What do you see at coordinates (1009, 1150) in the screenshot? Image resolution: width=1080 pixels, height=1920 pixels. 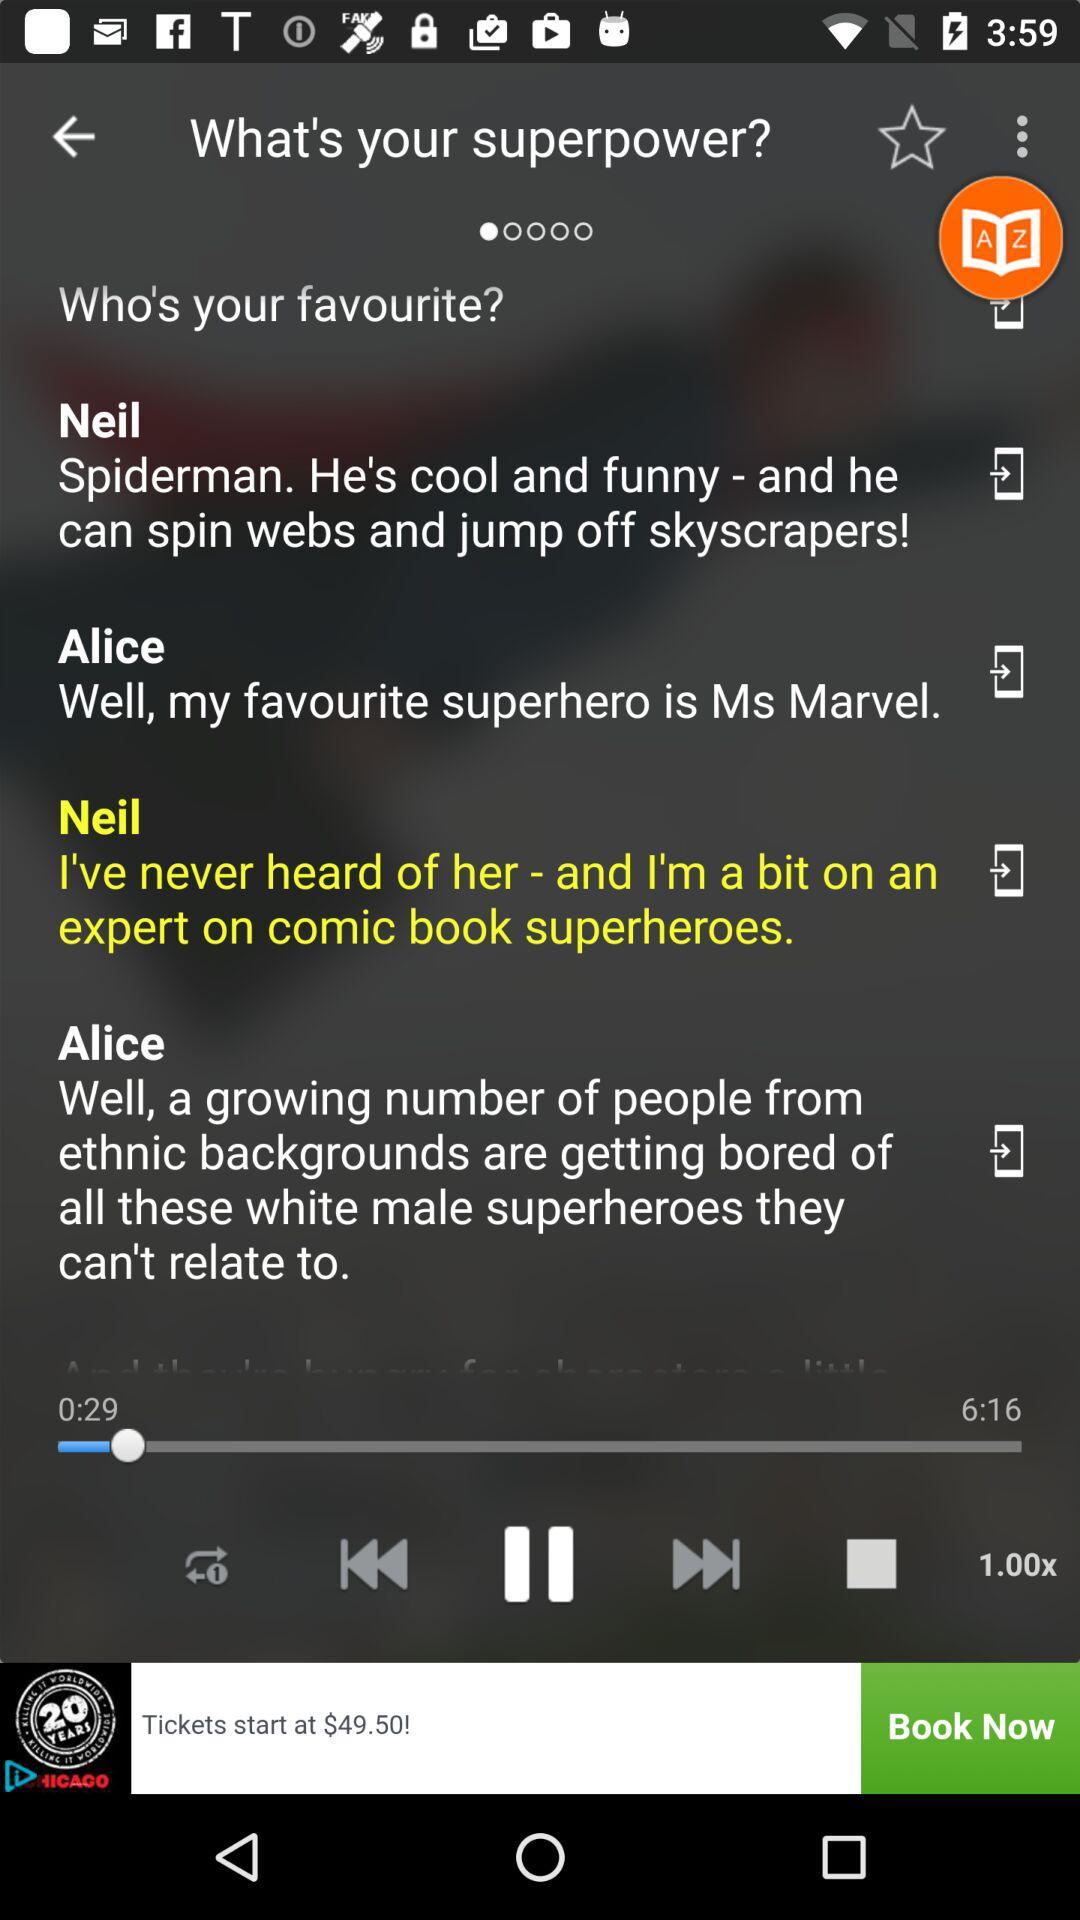 I see `quote` at bounding box center [1009, 1150].